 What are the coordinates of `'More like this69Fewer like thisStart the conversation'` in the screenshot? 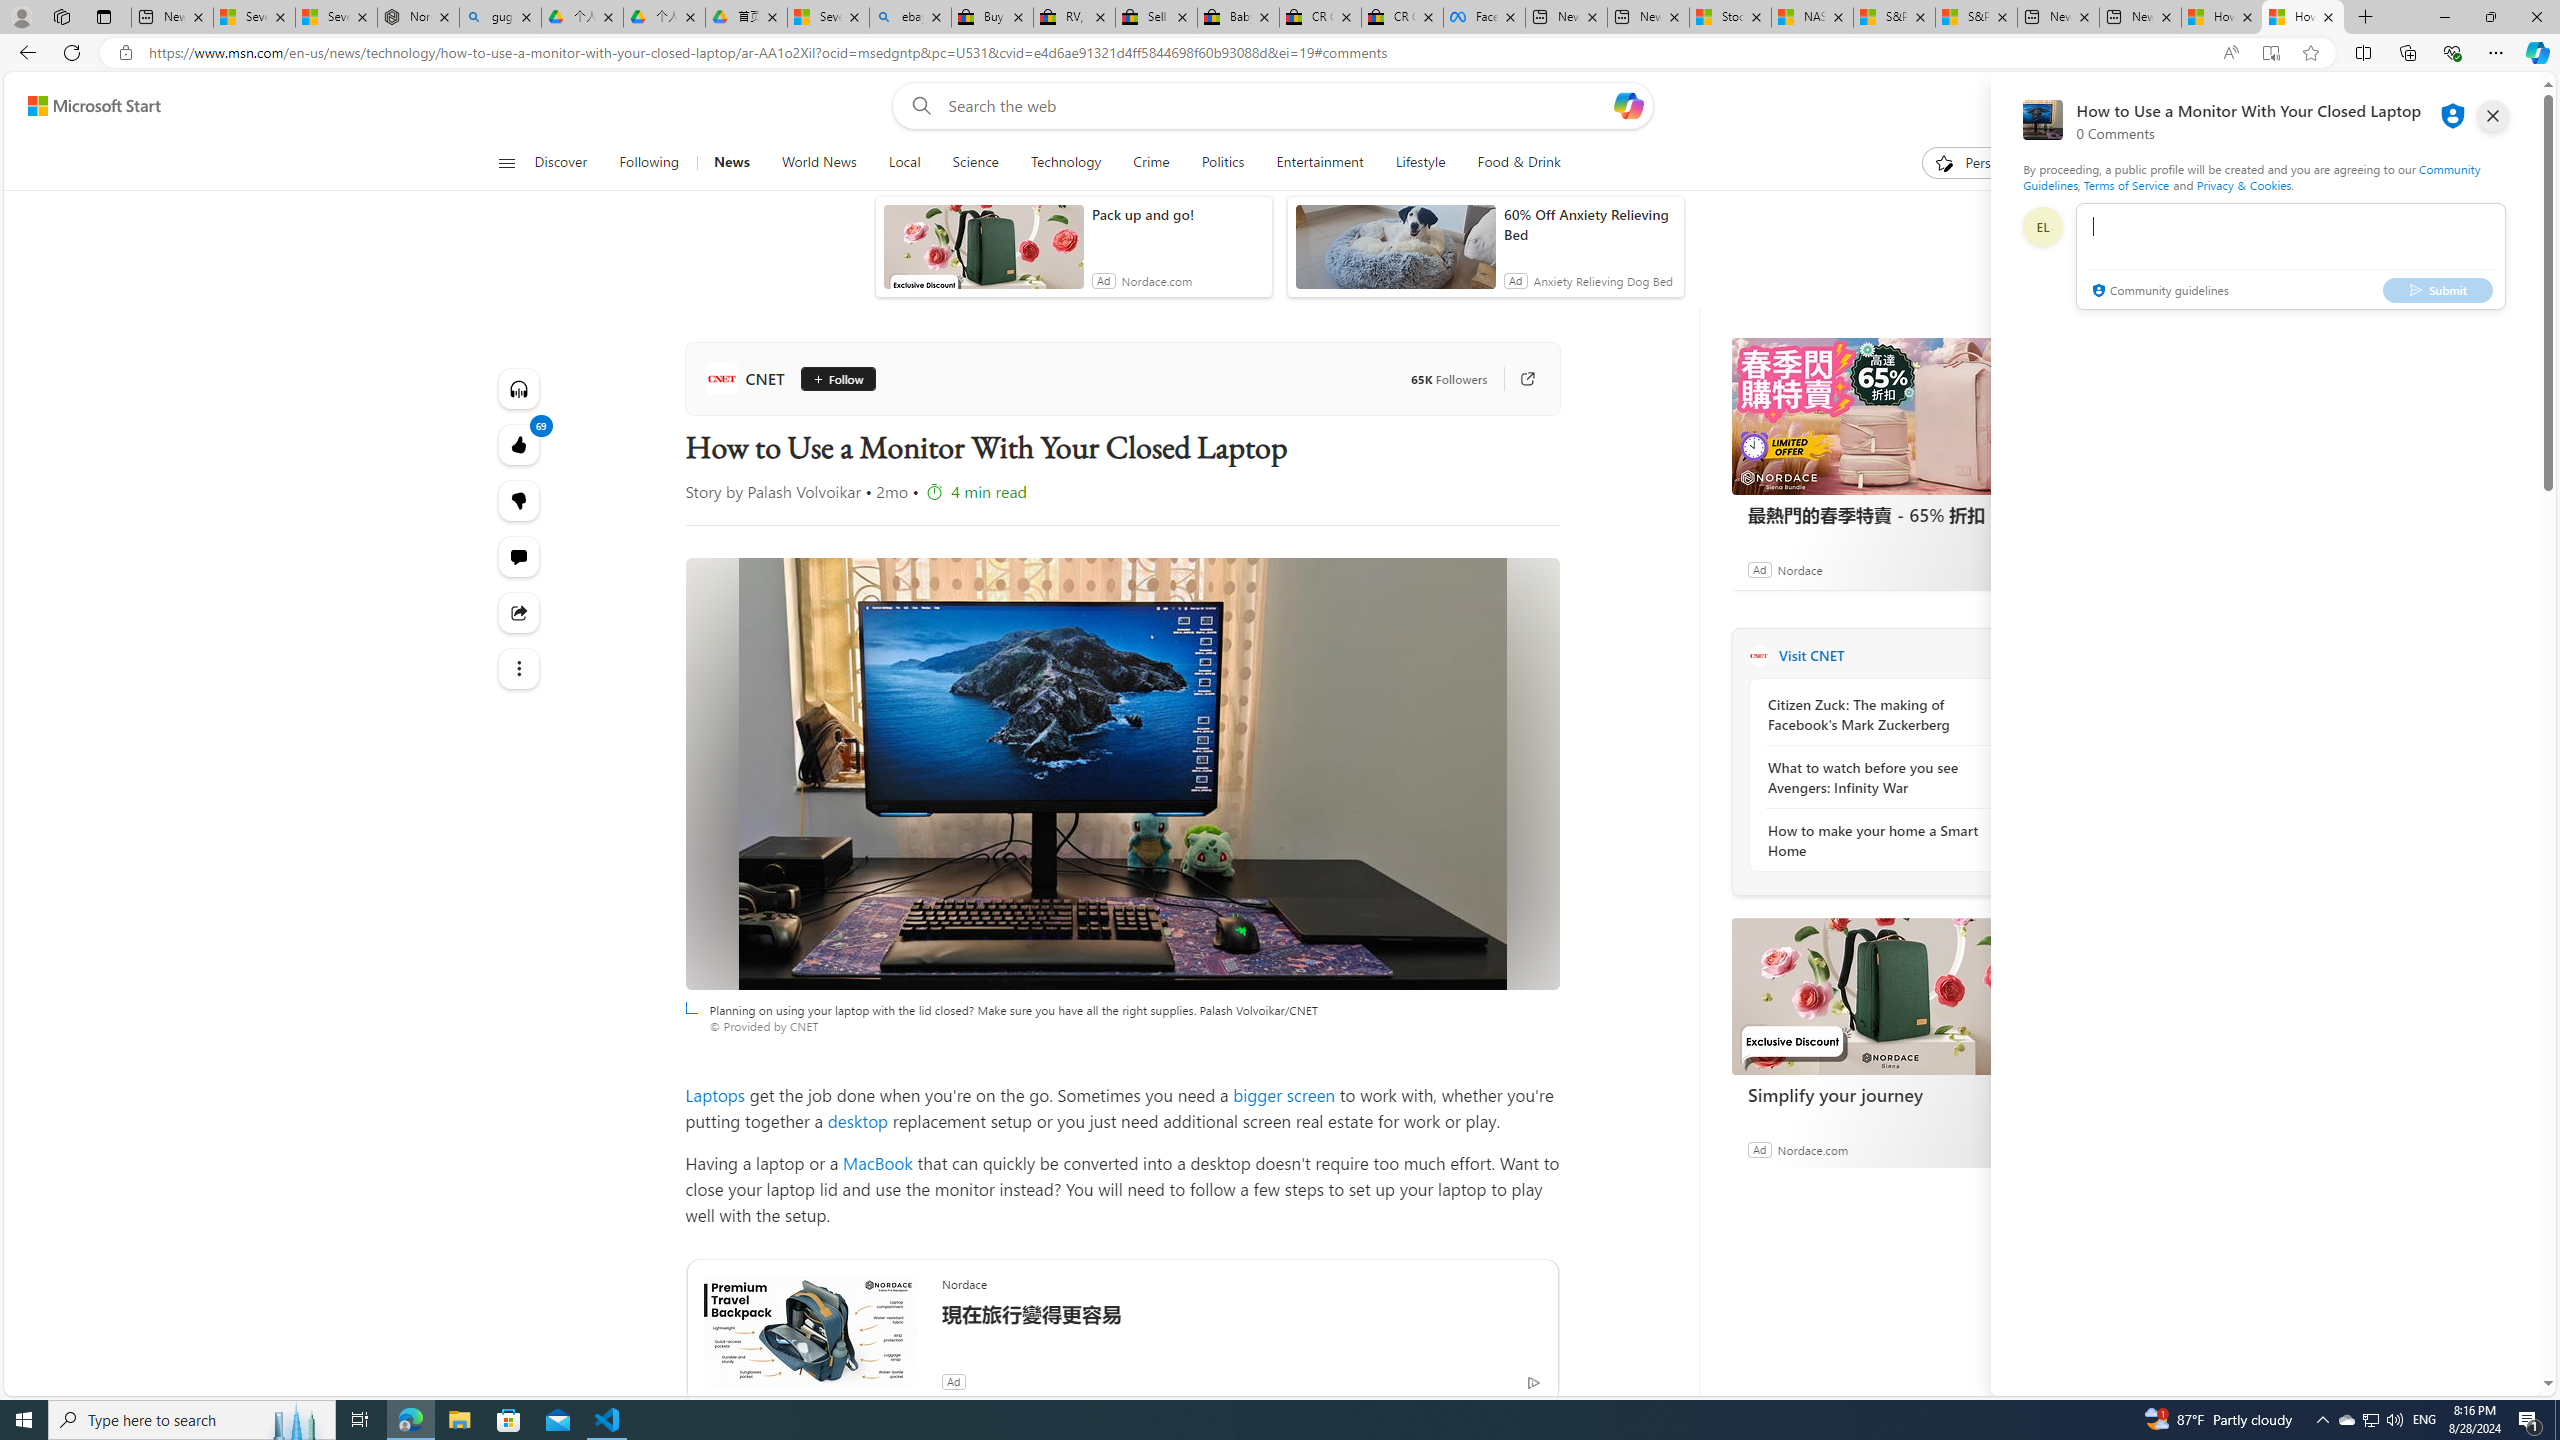 It's located at (518, 501).